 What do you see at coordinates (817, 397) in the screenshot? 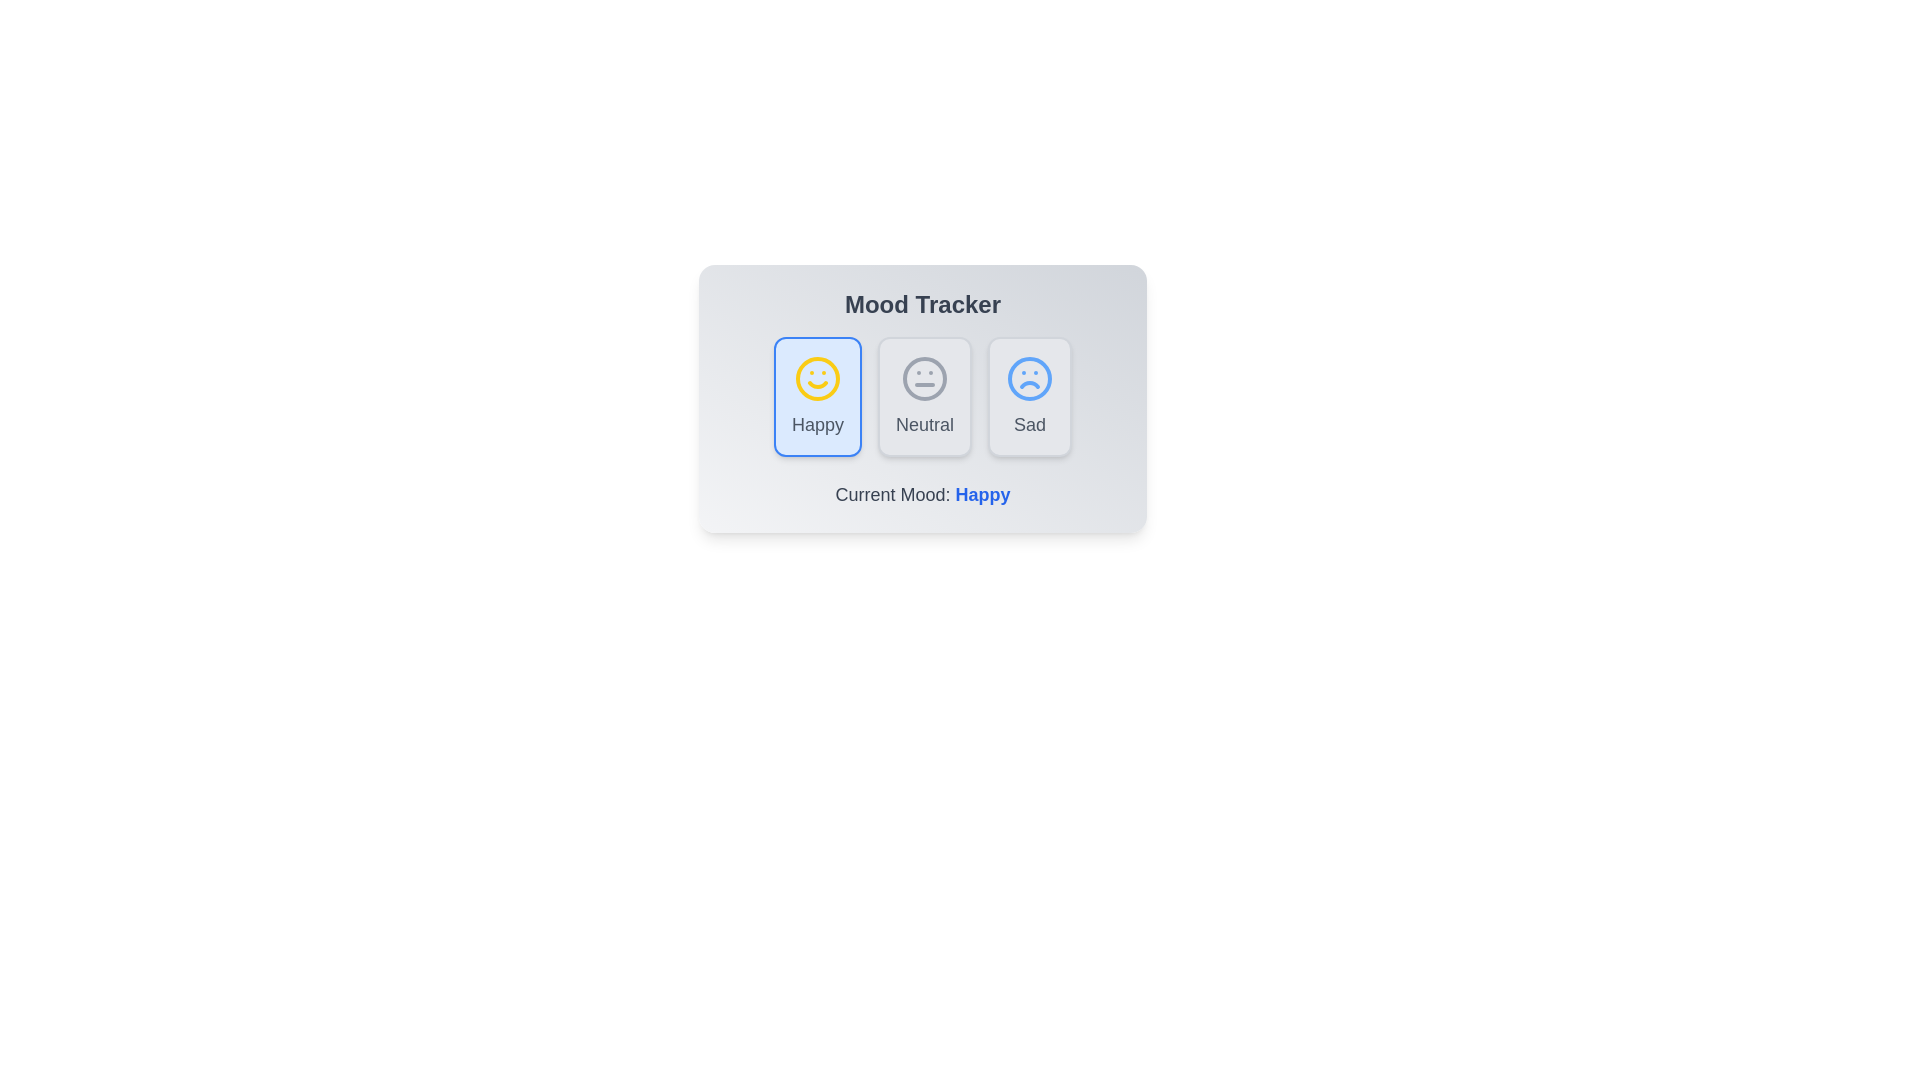
I see `the mood button labeled Happy` at bounding box center [817, 397].